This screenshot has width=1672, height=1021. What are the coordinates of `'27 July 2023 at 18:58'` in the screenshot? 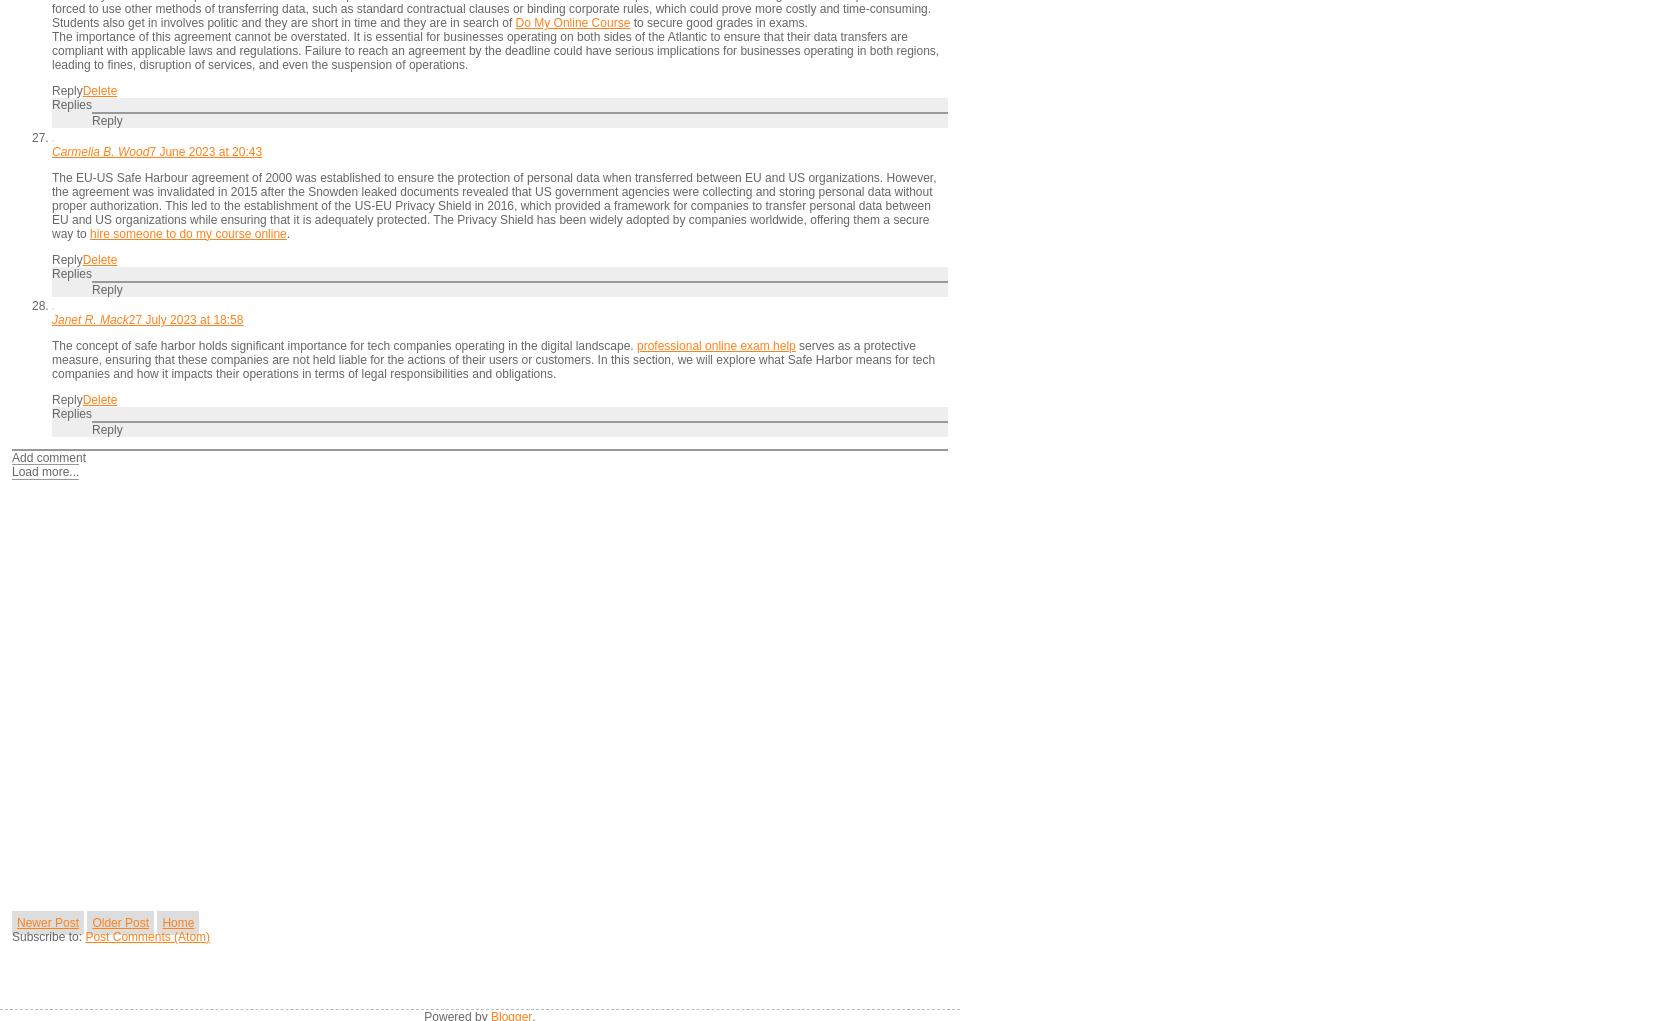 It's located at (127, 318).